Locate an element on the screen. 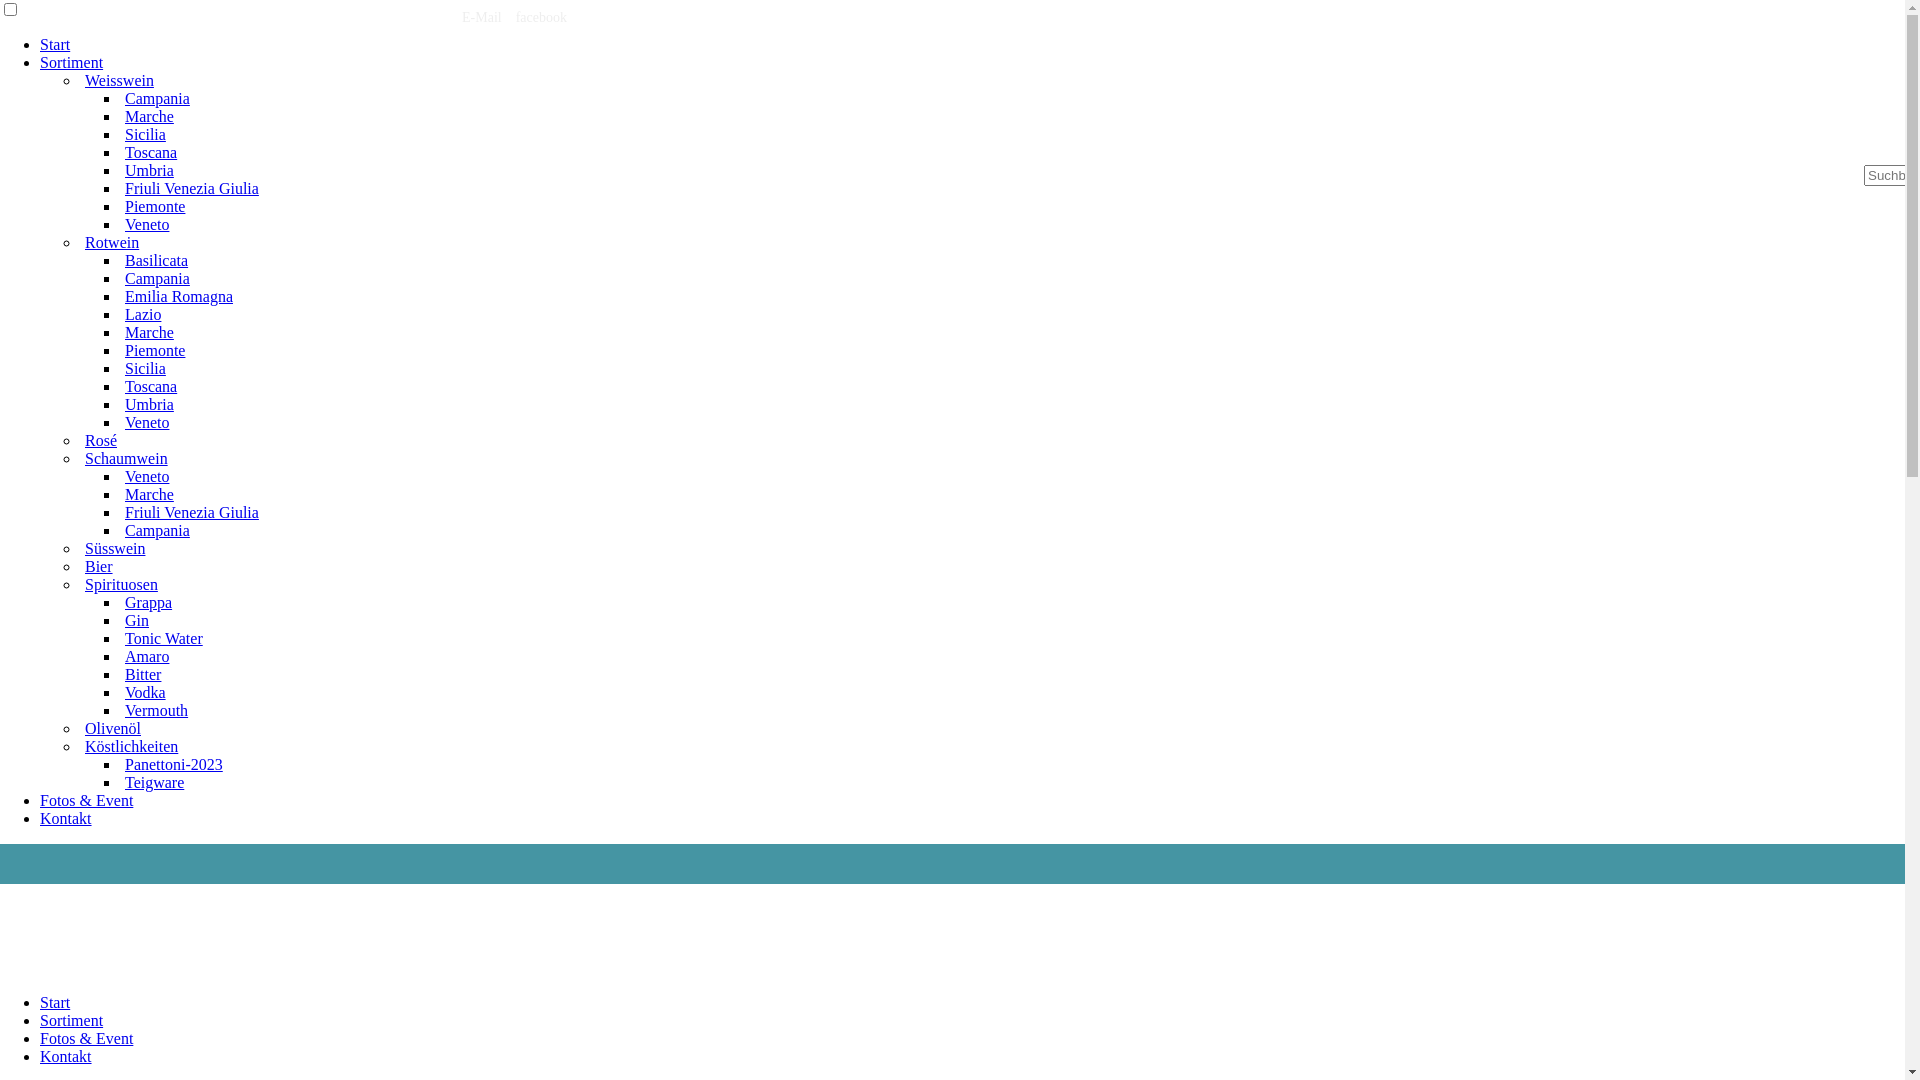 This screenshot has height=1080, width=1920. ' ' is located at coordinates (454, 17).